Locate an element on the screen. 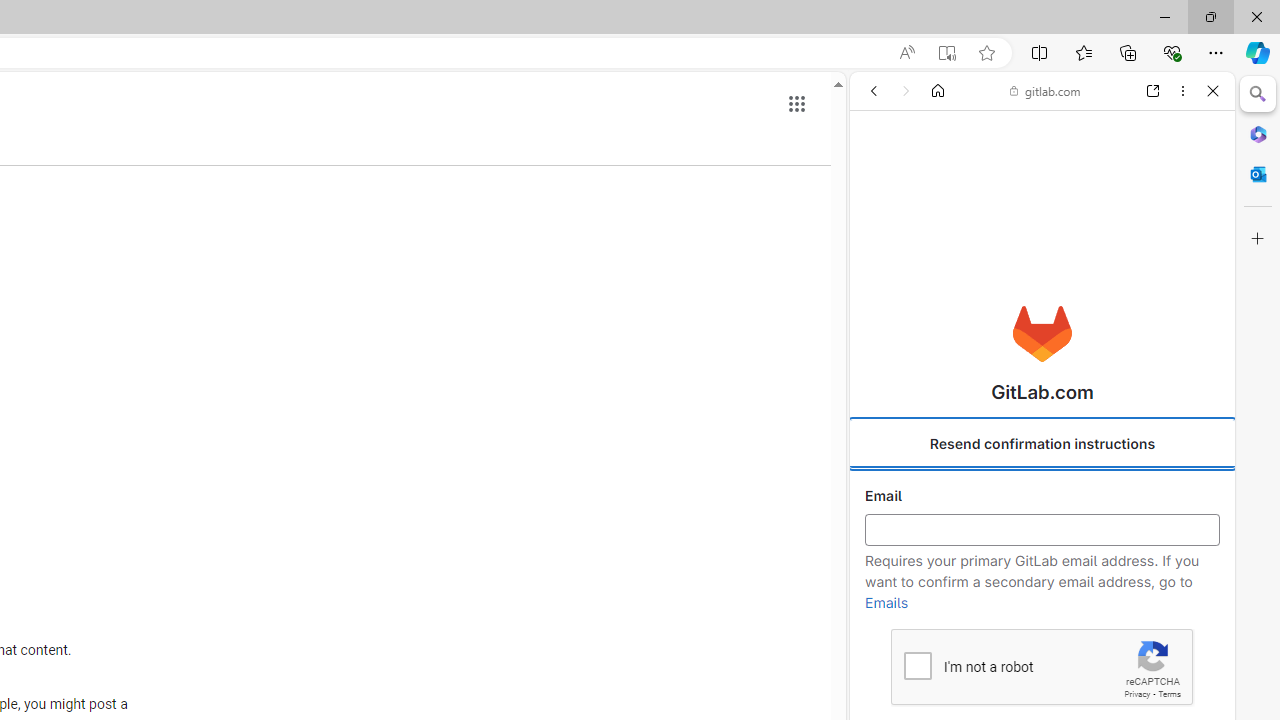  'Read aloud this page (Ctrl+Shift+U)' is located at coordinates (905, 52).